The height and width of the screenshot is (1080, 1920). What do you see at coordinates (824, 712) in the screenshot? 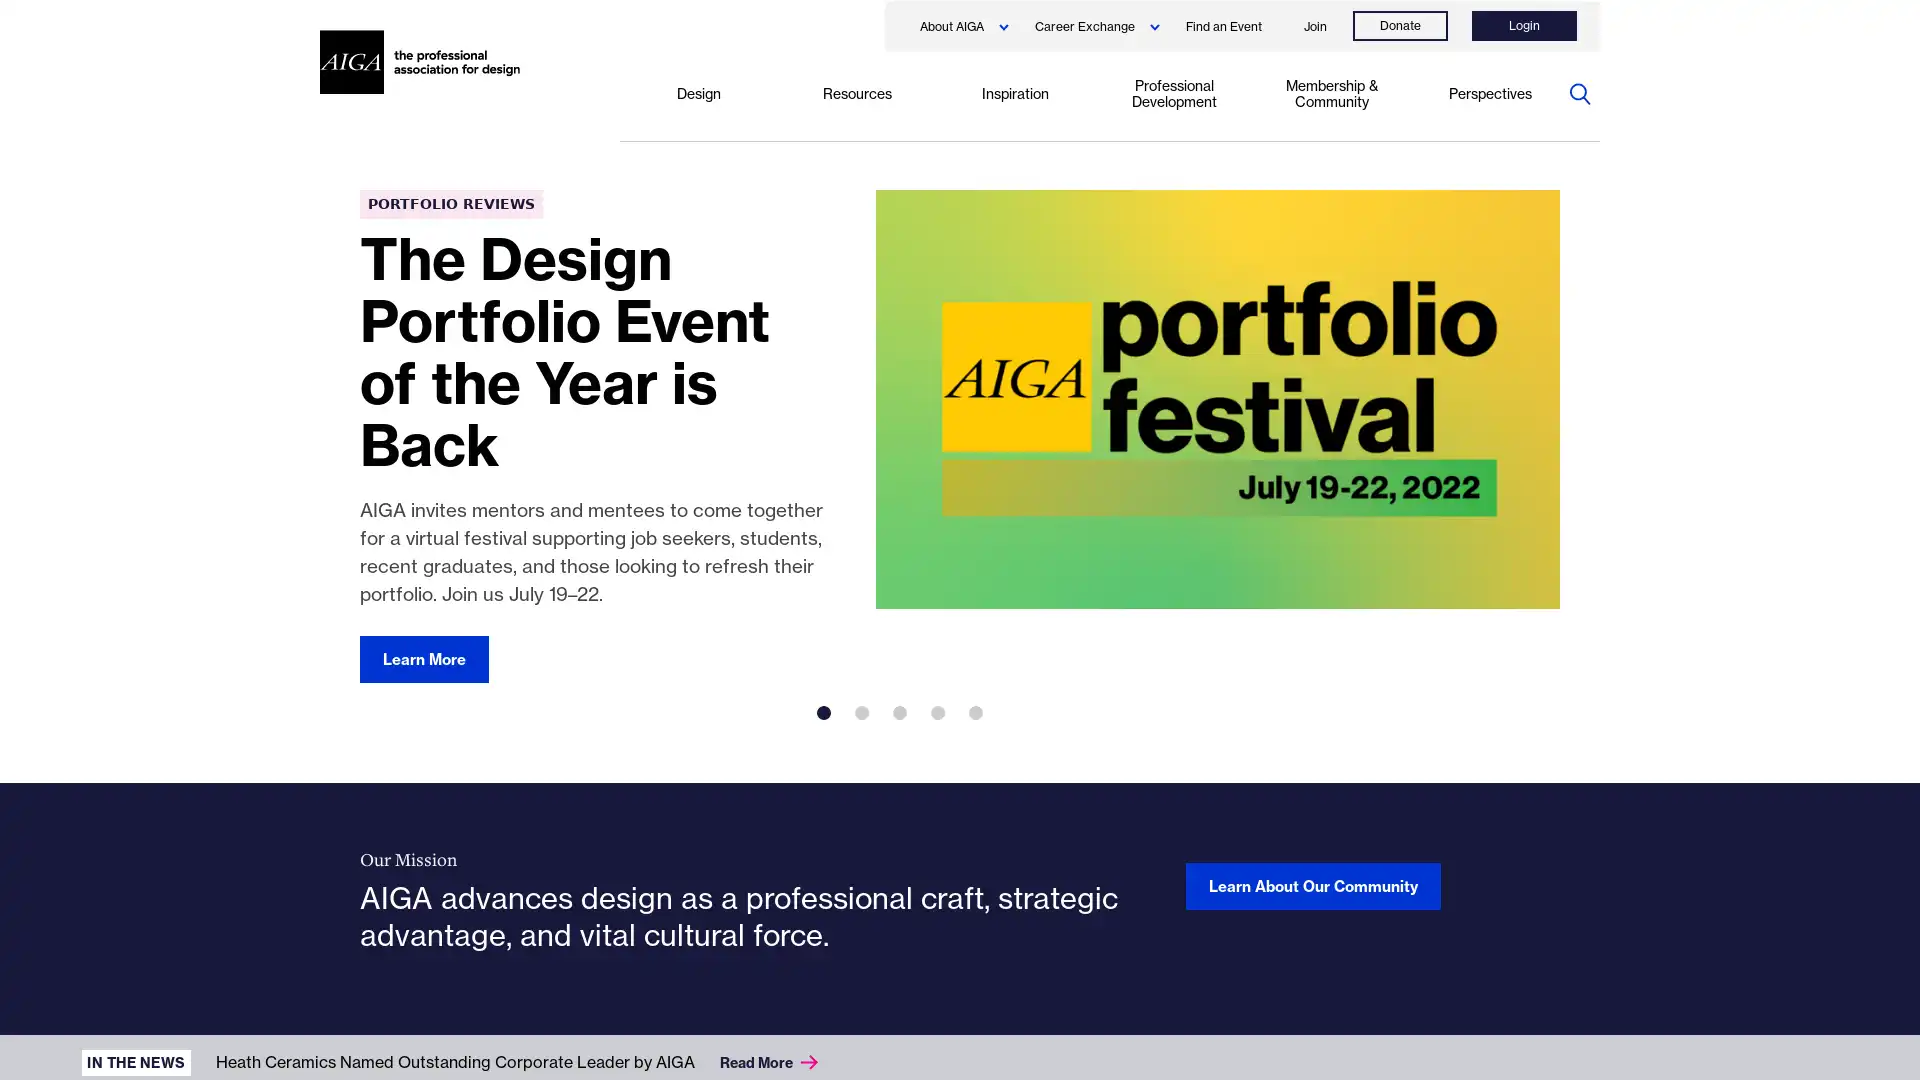
I see `1 of 5` at bounding box center [824, 712].